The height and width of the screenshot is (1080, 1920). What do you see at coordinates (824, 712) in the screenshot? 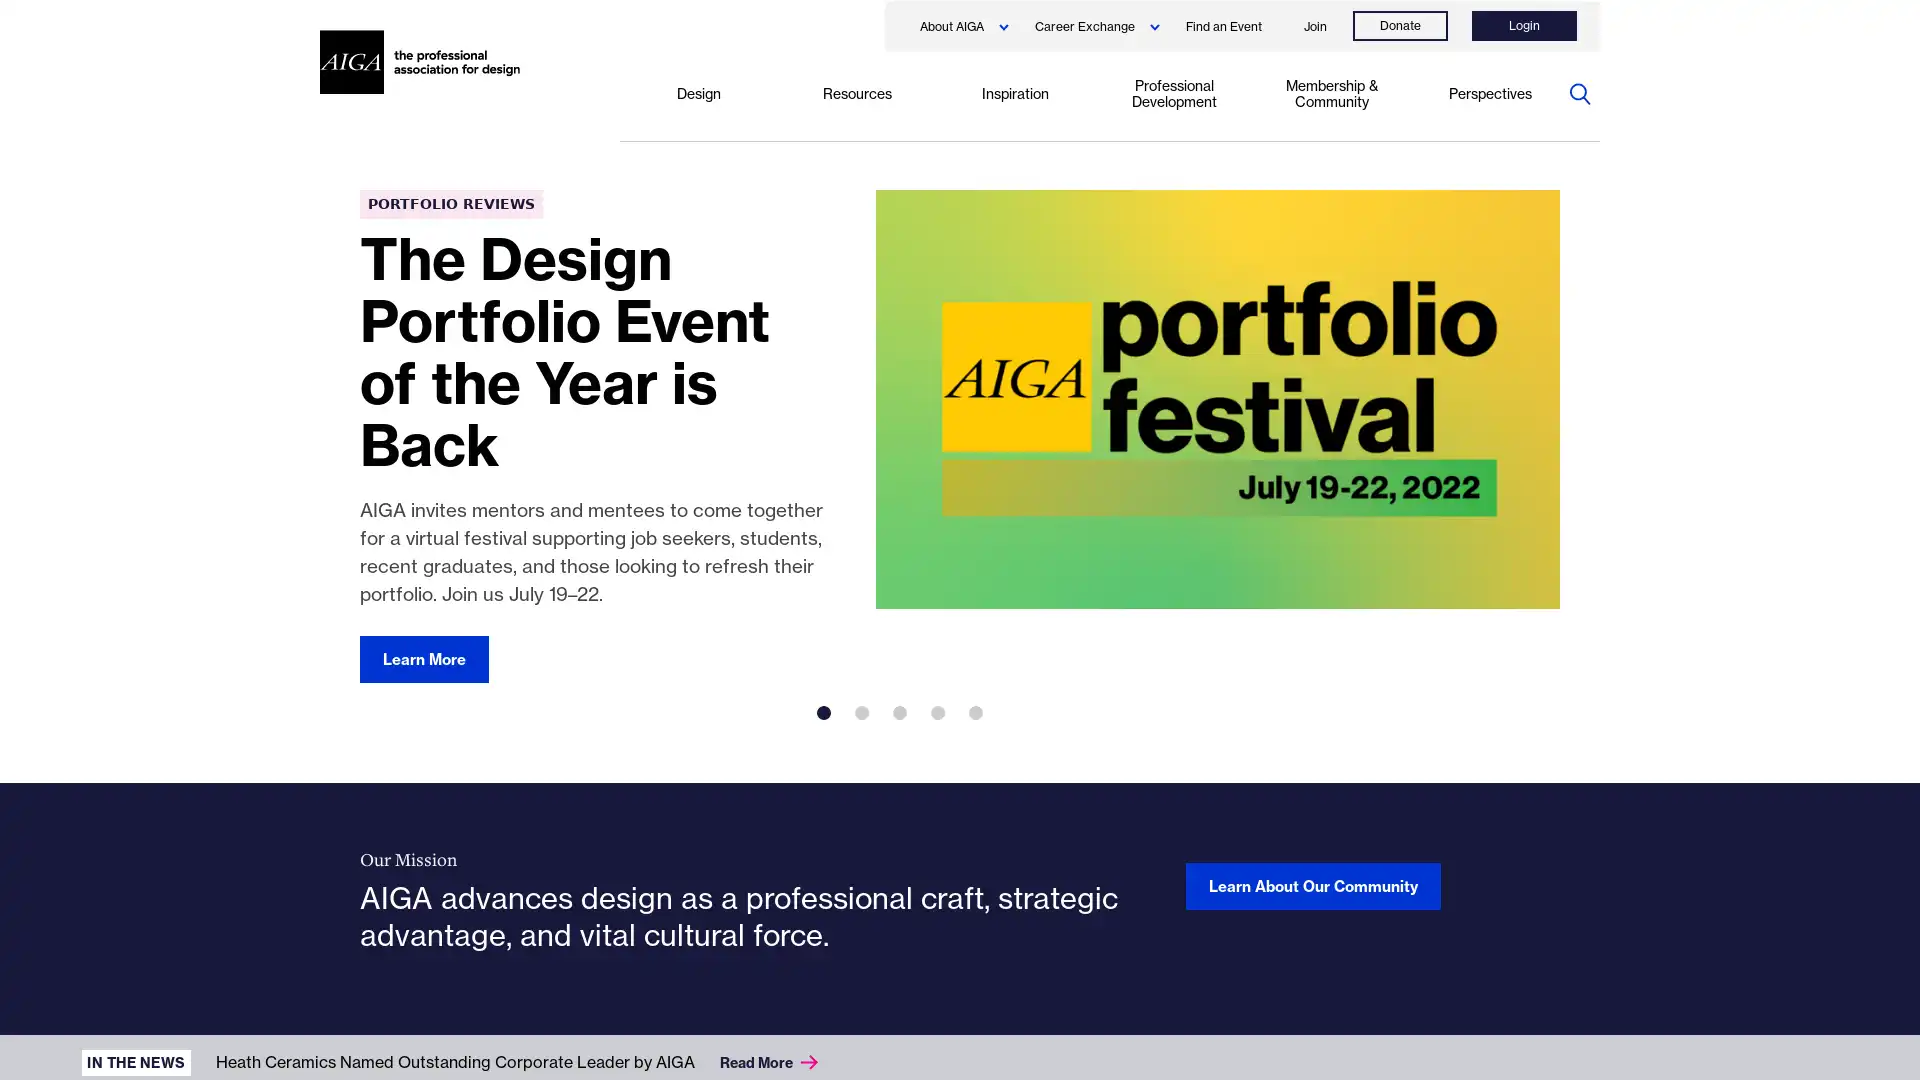
I see `1 of 5` at bounding box center [824, 712].